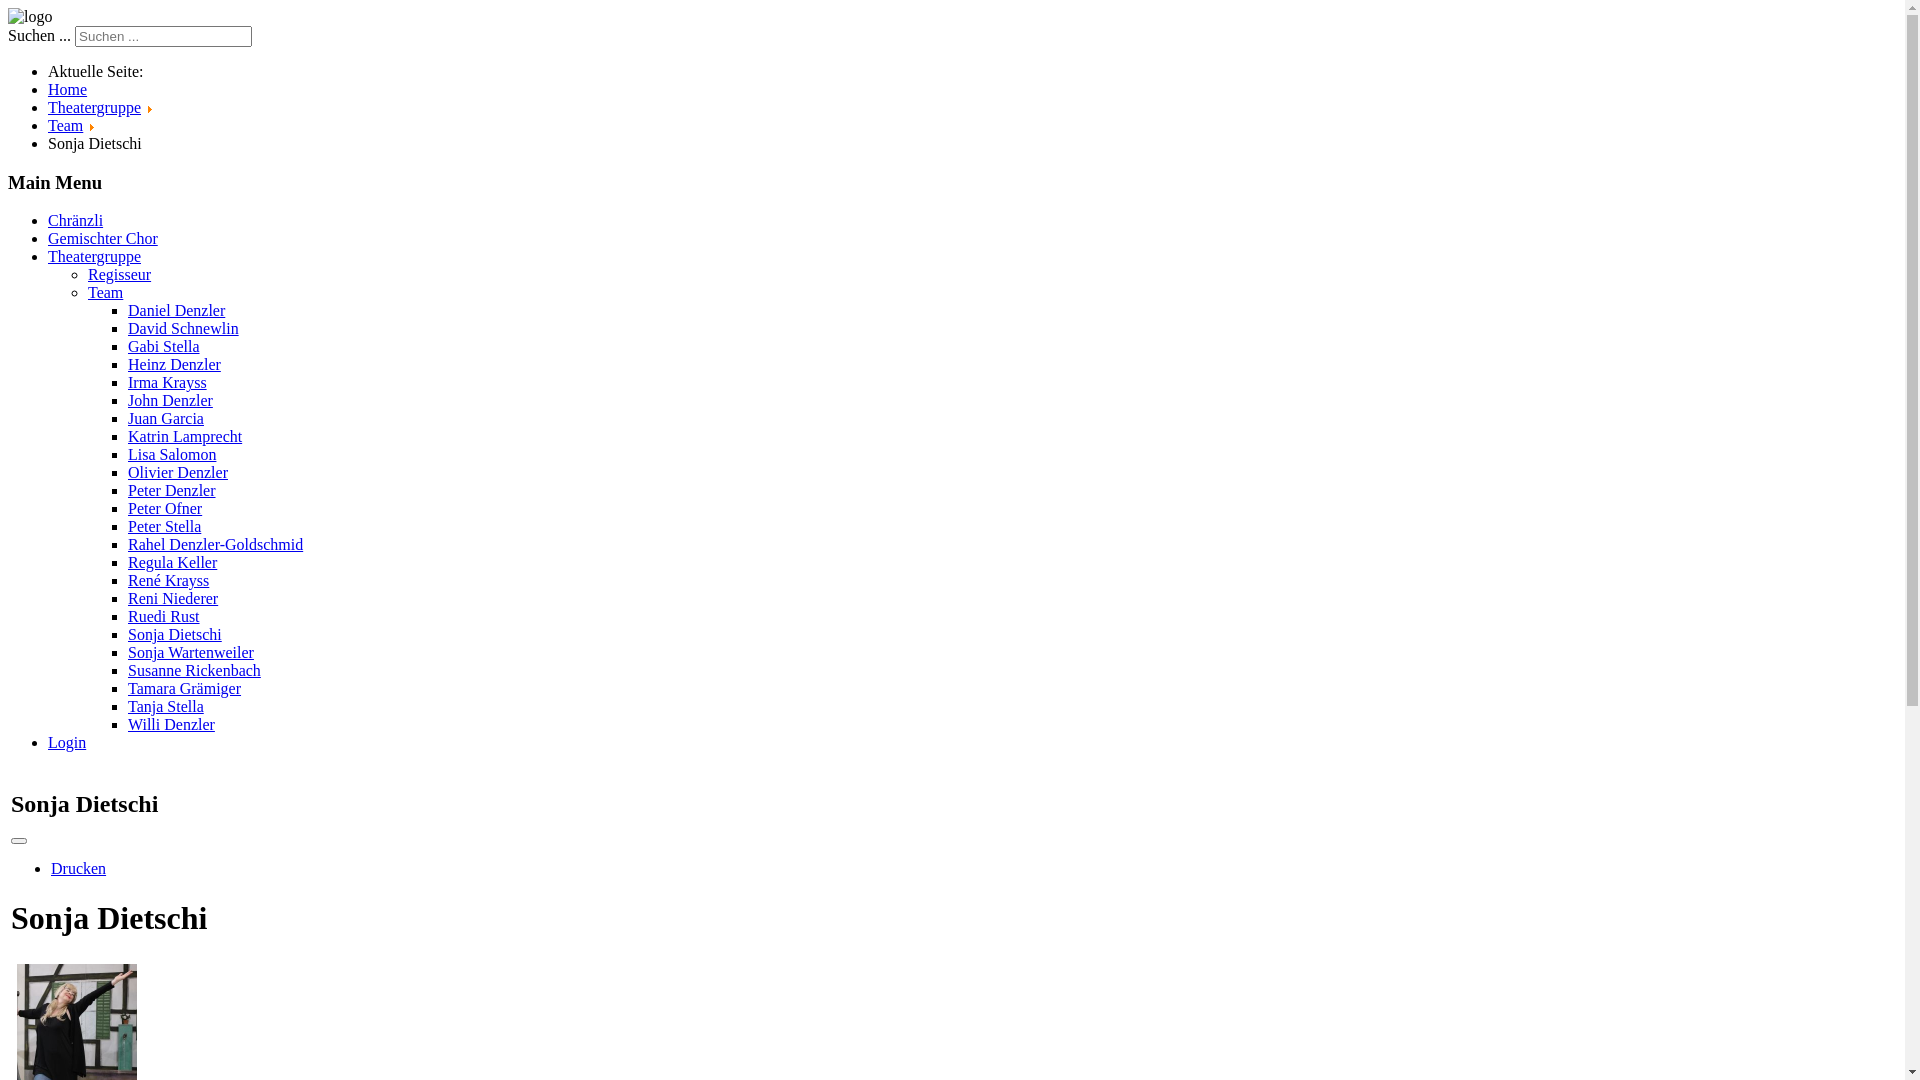 The height and width of the screenshot is (1080, 1920). Describe the element at coordinates (127, 525) in the screenshot. I see `'Peter Stella'` at that location.